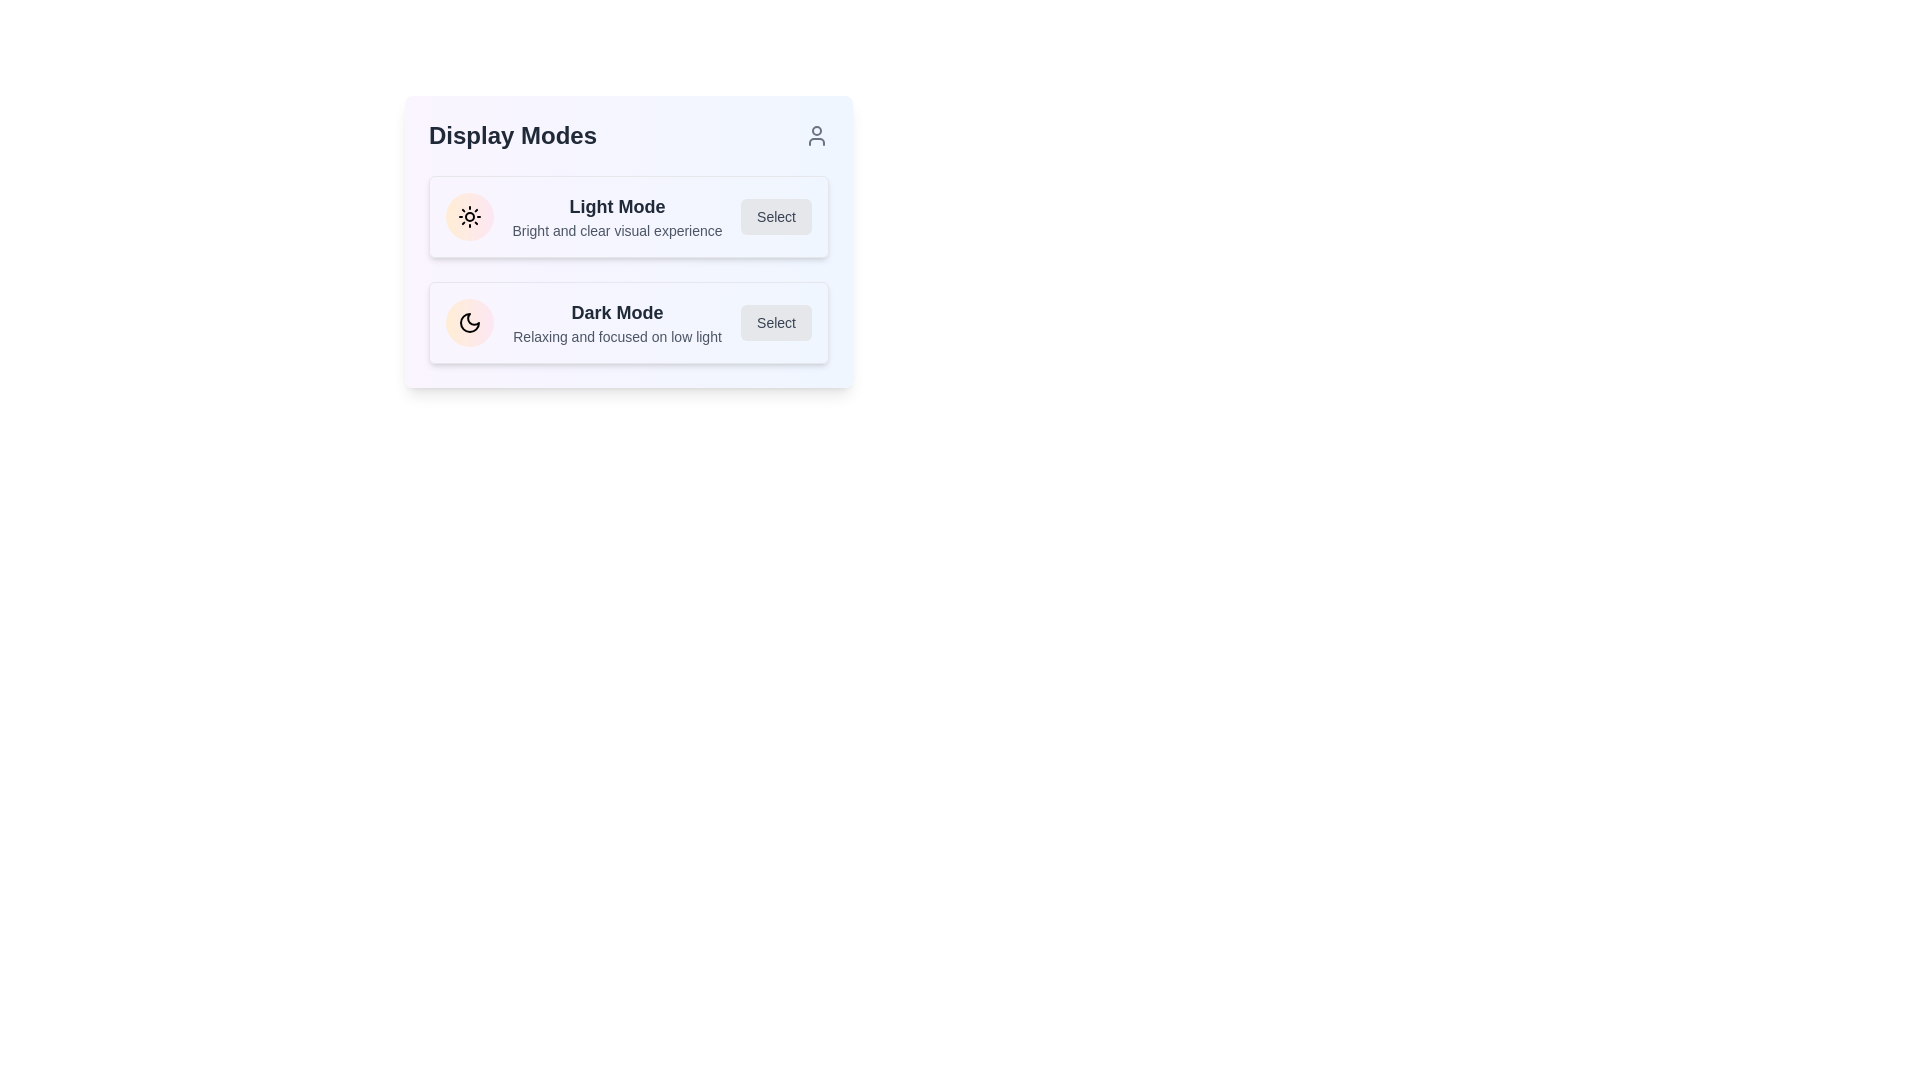 The height and width of the screenshot is (1080, 1920). Describe the element at coordinates (616, 207) in the screenshot. I see `the 'Light Mode' label which displays bold text in a dark color scheme, located in the top half of the card-style component for visual modes` at that location.